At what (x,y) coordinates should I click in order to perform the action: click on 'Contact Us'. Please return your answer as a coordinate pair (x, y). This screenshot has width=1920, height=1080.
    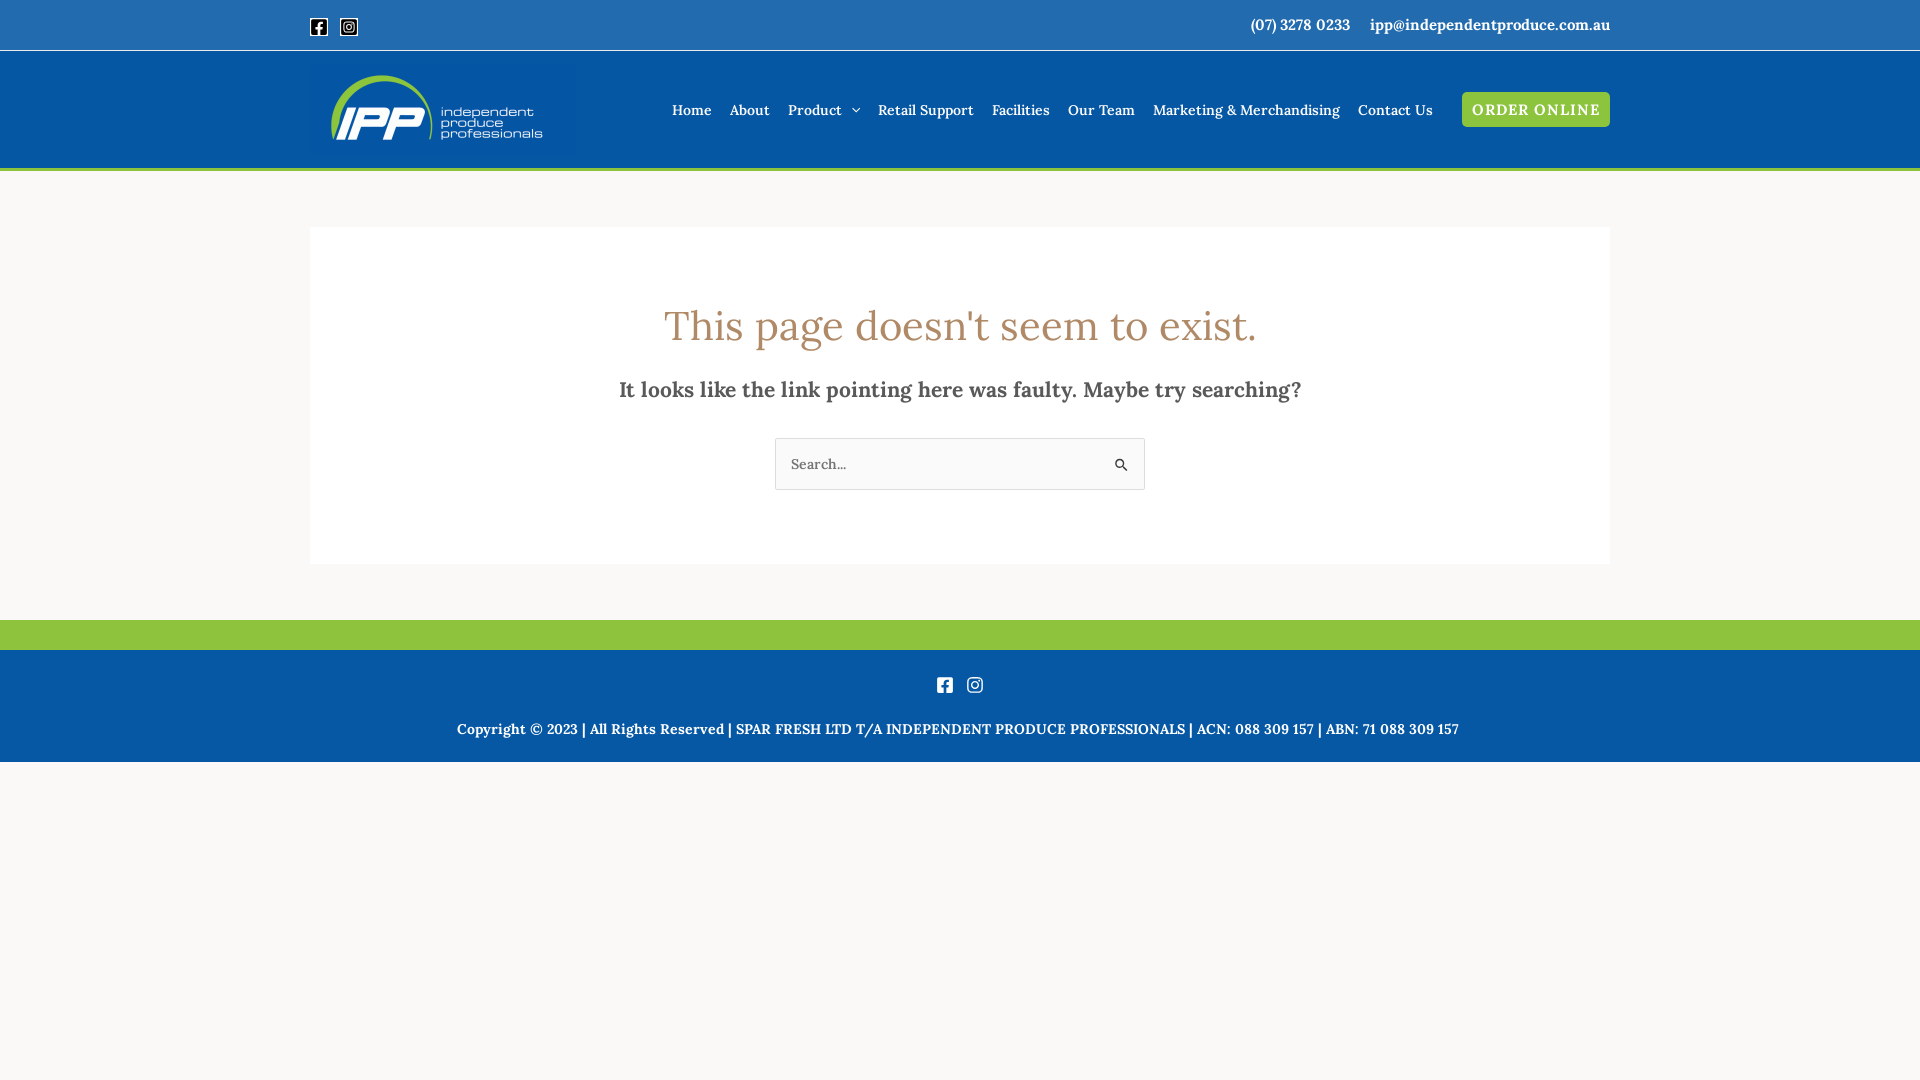
    Looking at the image, I should click on (1394, 110).